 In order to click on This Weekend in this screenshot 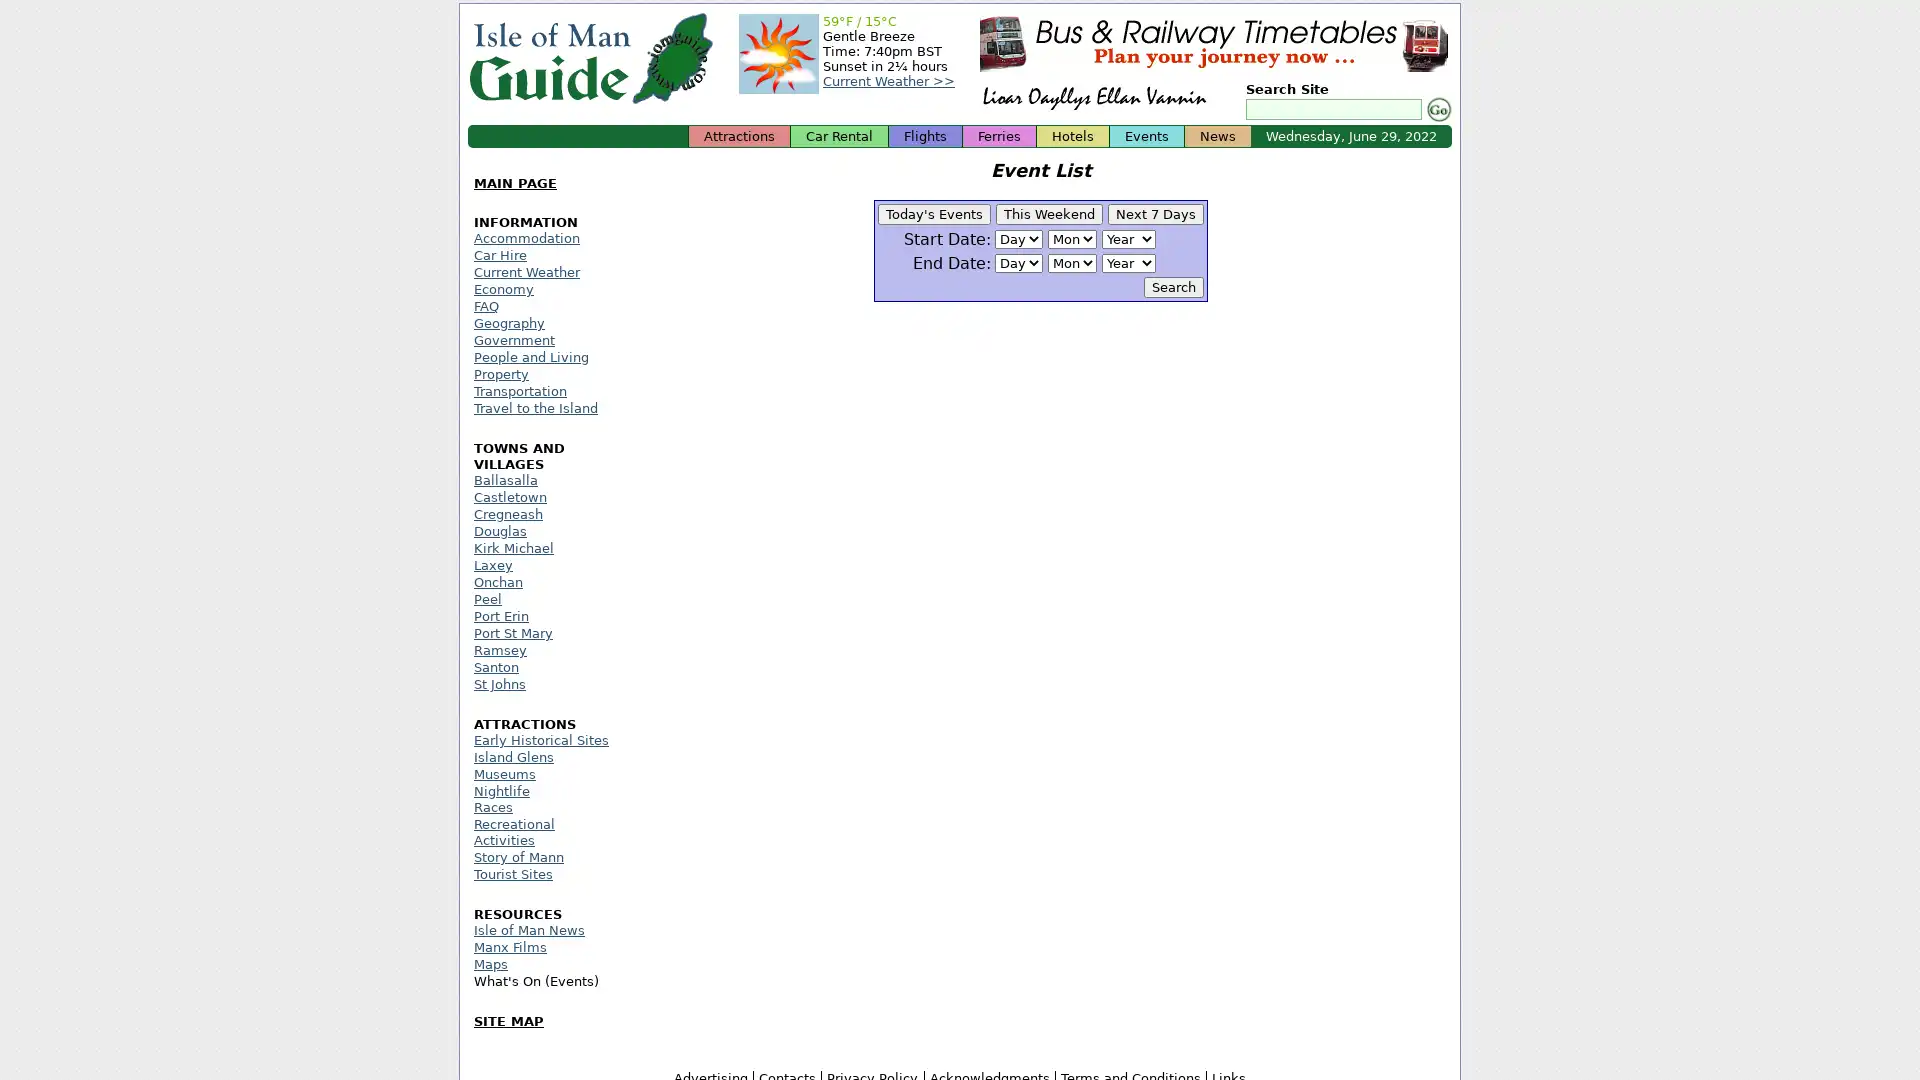, I will do `click(1048, 214)`.